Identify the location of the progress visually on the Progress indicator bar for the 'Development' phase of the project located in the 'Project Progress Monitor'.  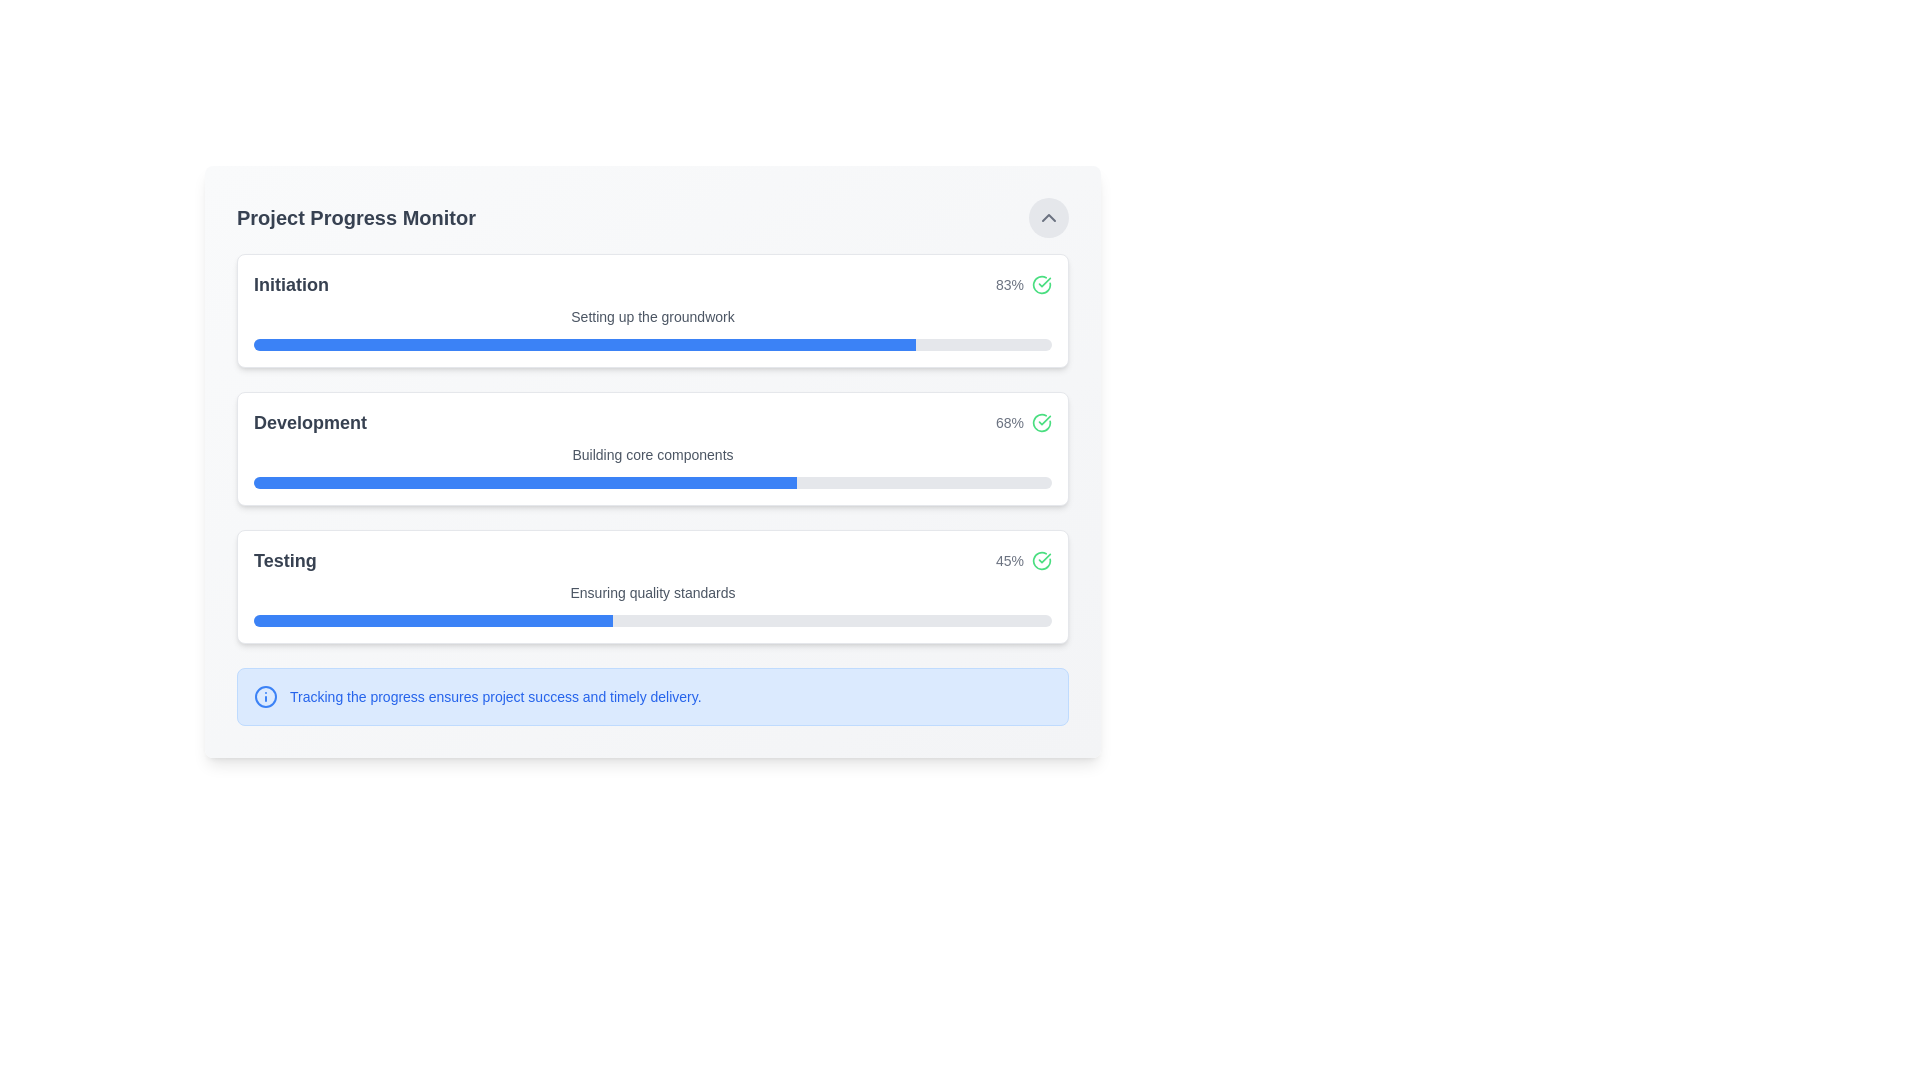
(525, 482).